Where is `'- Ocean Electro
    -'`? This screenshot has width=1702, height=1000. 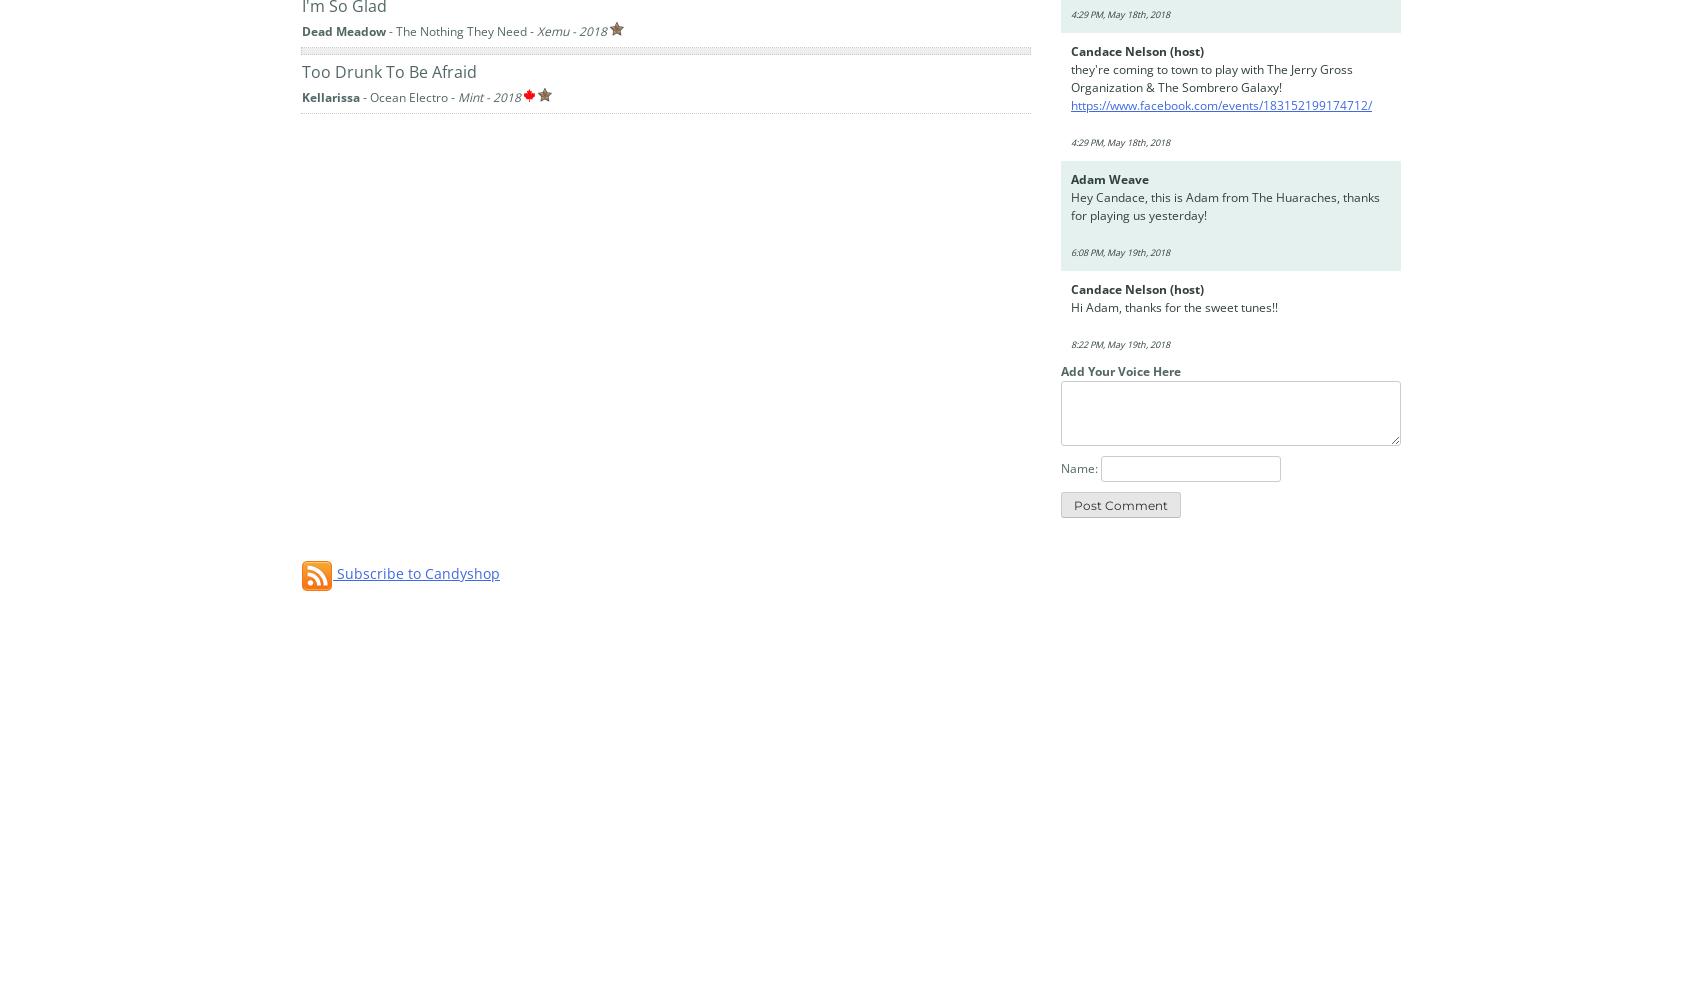 '- Ocean Electro
    -' is located at coordinates (408, 95).